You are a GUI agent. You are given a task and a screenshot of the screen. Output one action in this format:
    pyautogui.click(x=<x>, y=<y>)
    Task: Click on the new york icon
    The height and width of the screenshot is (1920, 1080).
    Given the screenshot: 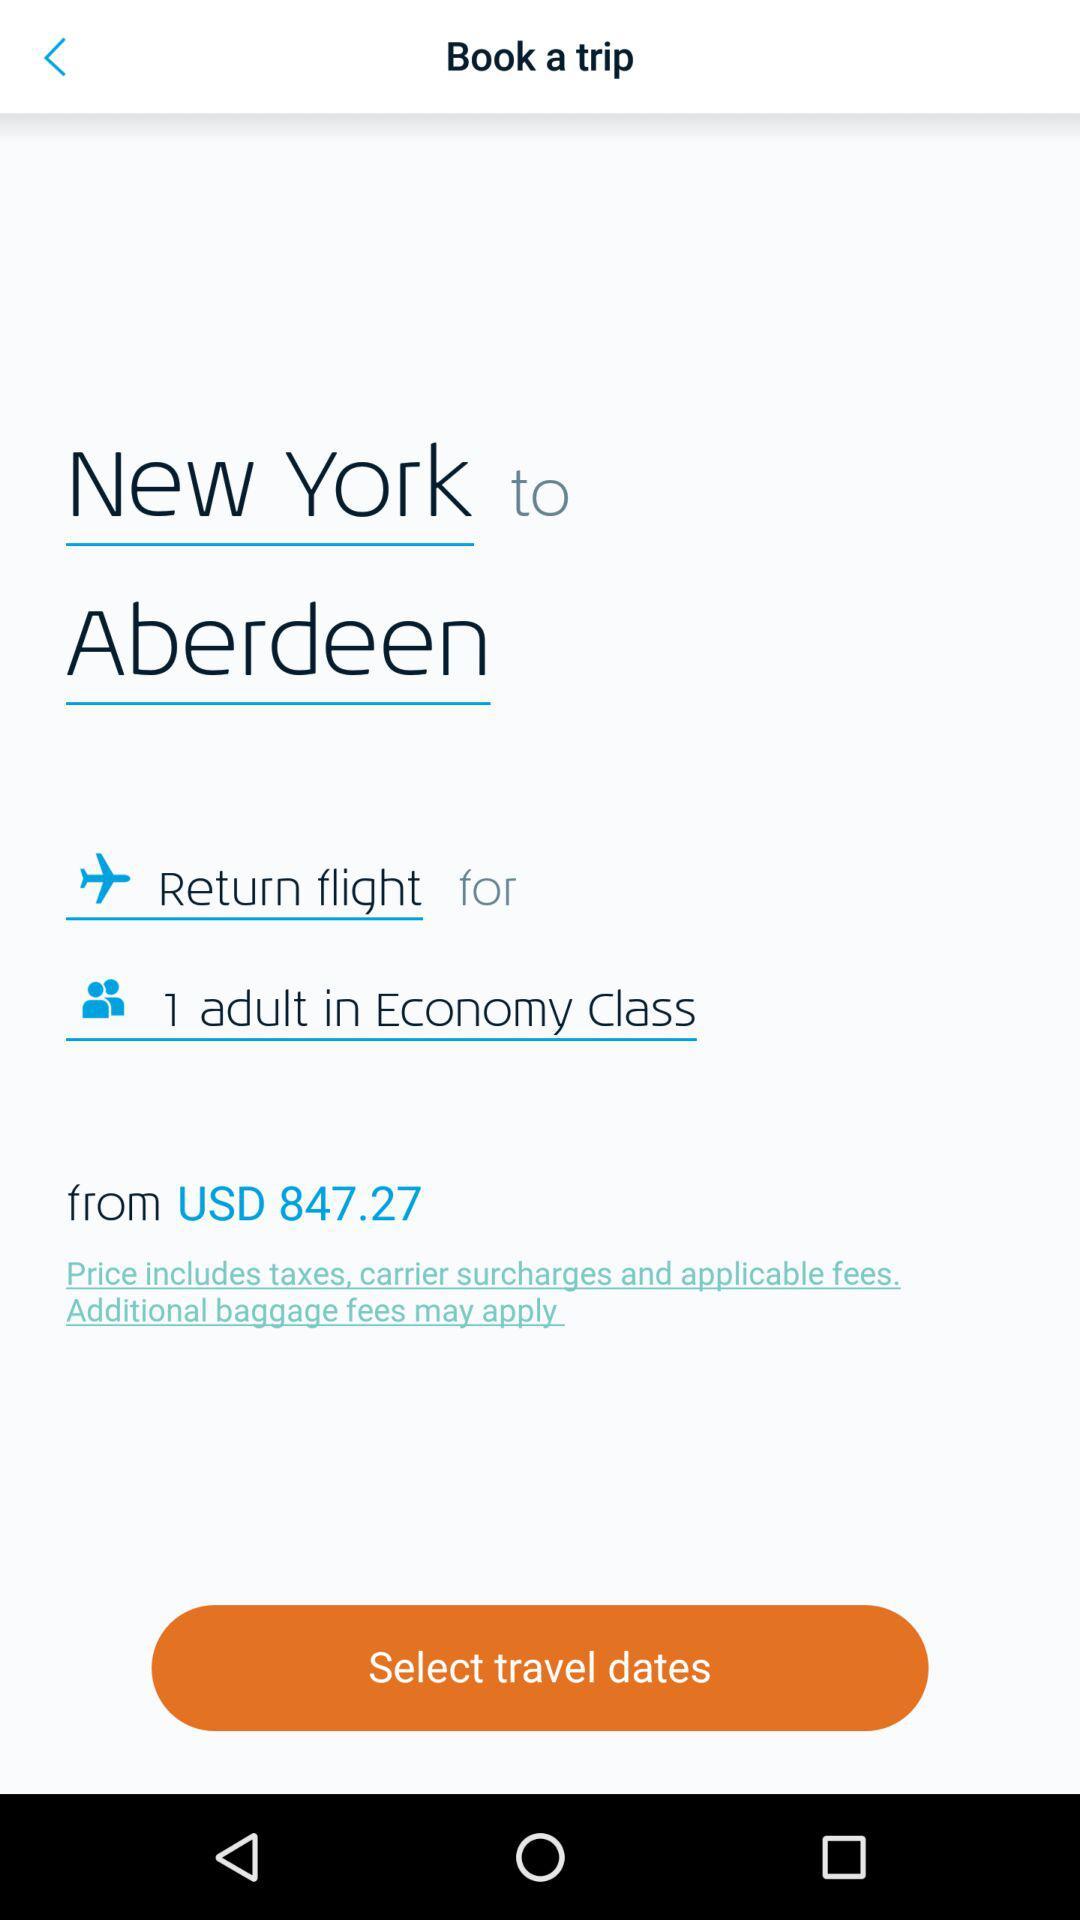 What is the action you would take?
    pyautogui.click(x=270, y=486)
    